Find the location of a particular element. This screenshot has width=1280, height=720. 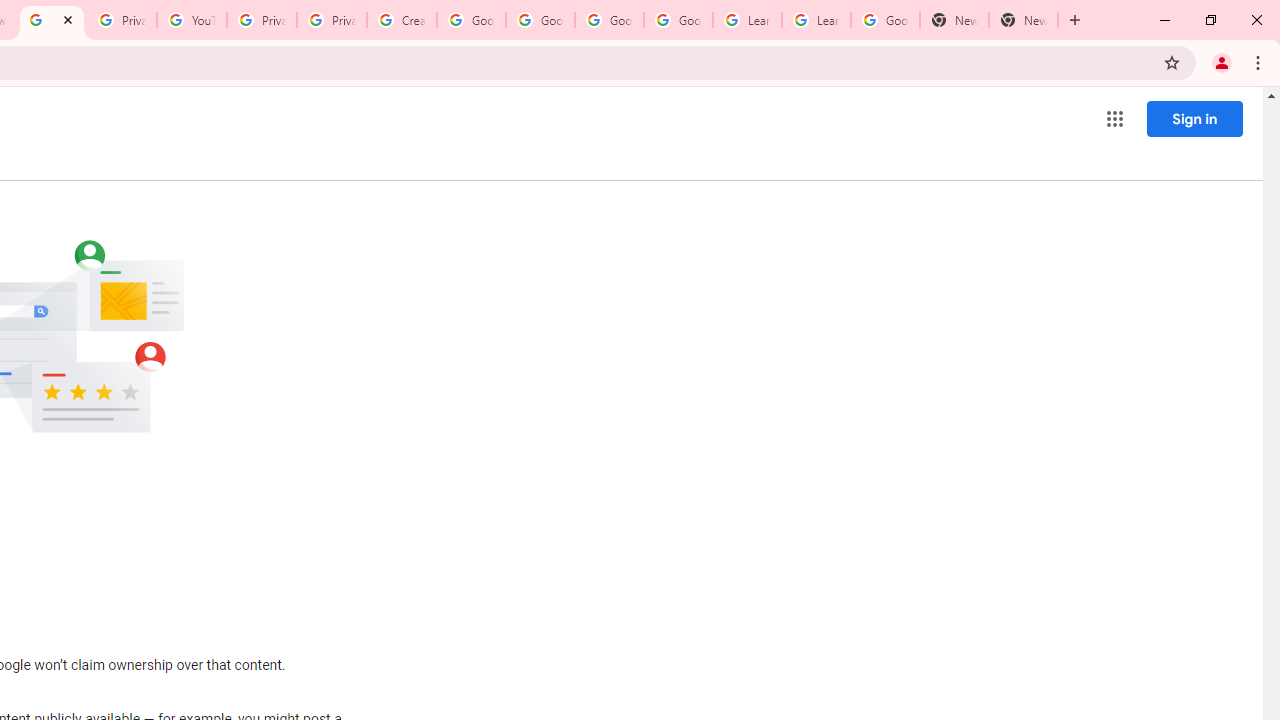

'YouTube' is located at coordinates (192, 20).